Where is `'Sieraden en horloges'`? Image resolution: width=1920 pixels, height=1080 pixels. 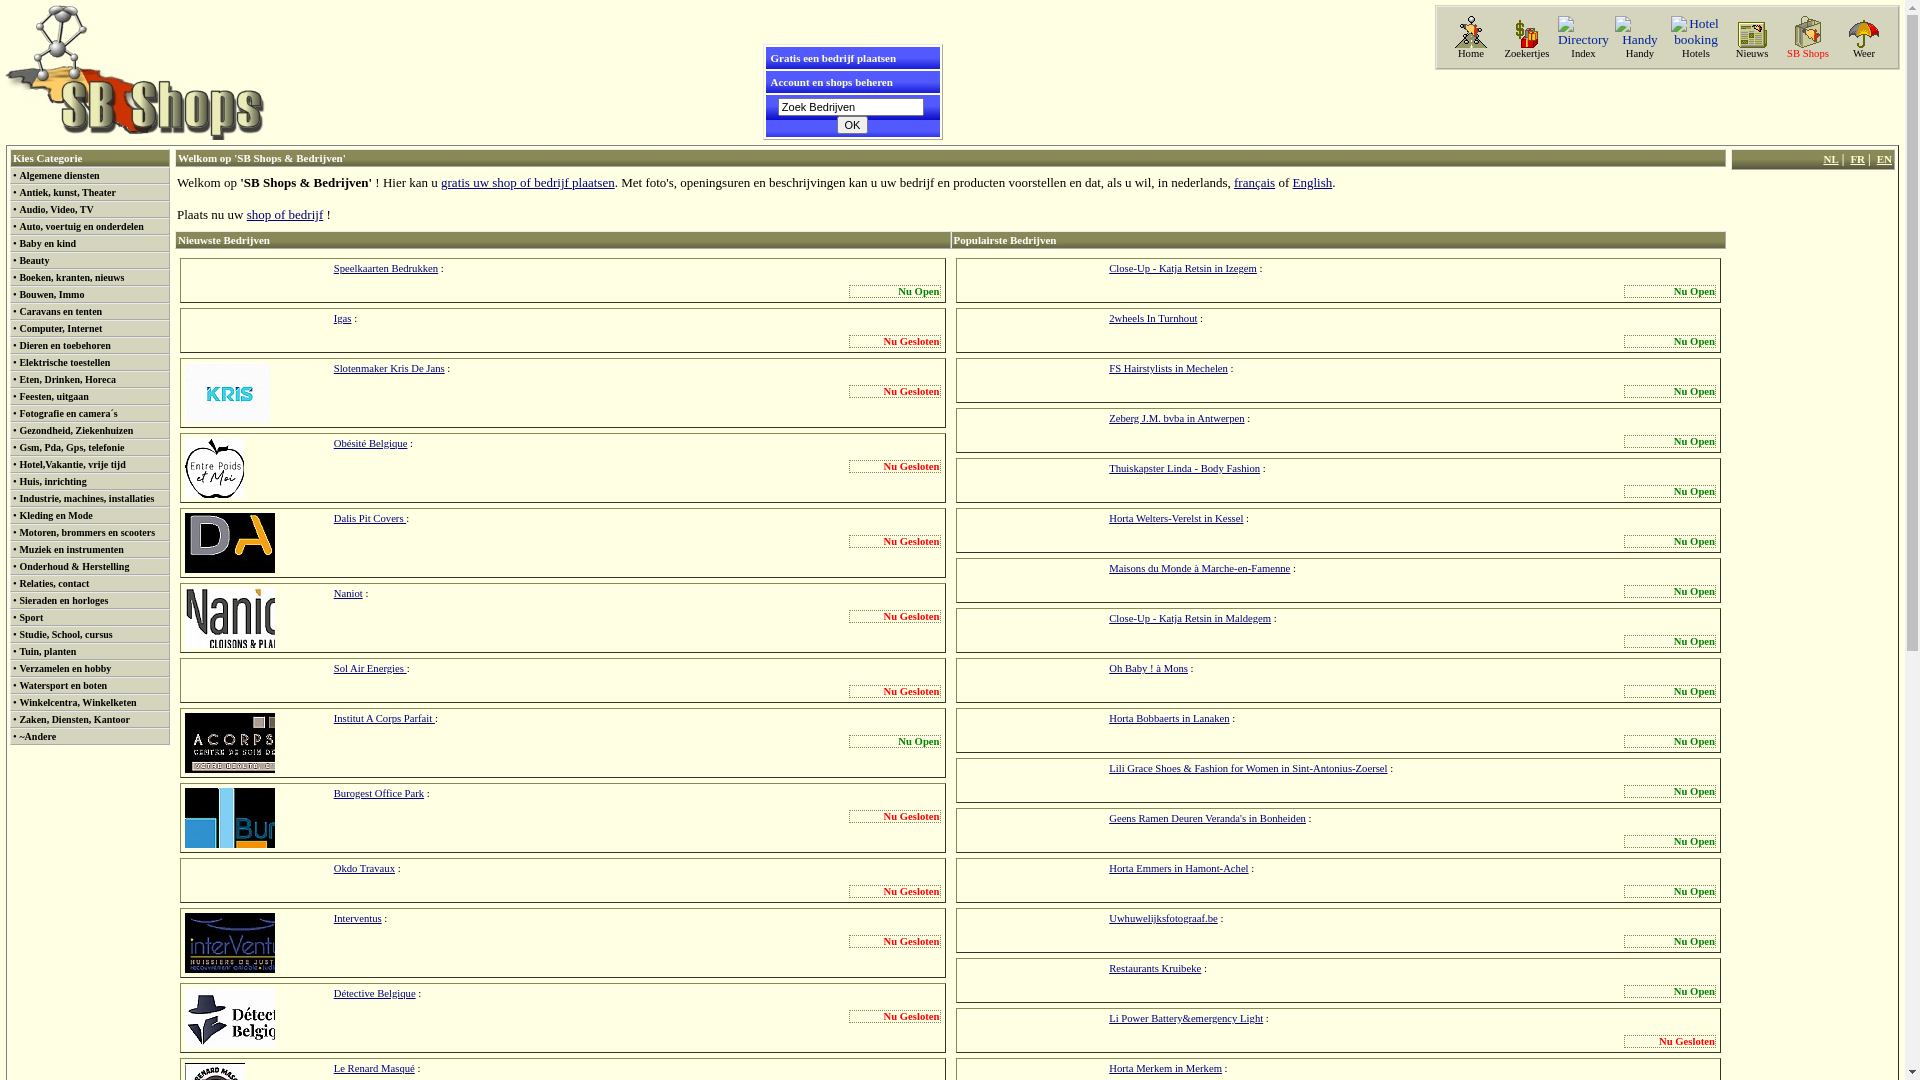 'Sieraden en horloges' is located at coordinates (19, 599).